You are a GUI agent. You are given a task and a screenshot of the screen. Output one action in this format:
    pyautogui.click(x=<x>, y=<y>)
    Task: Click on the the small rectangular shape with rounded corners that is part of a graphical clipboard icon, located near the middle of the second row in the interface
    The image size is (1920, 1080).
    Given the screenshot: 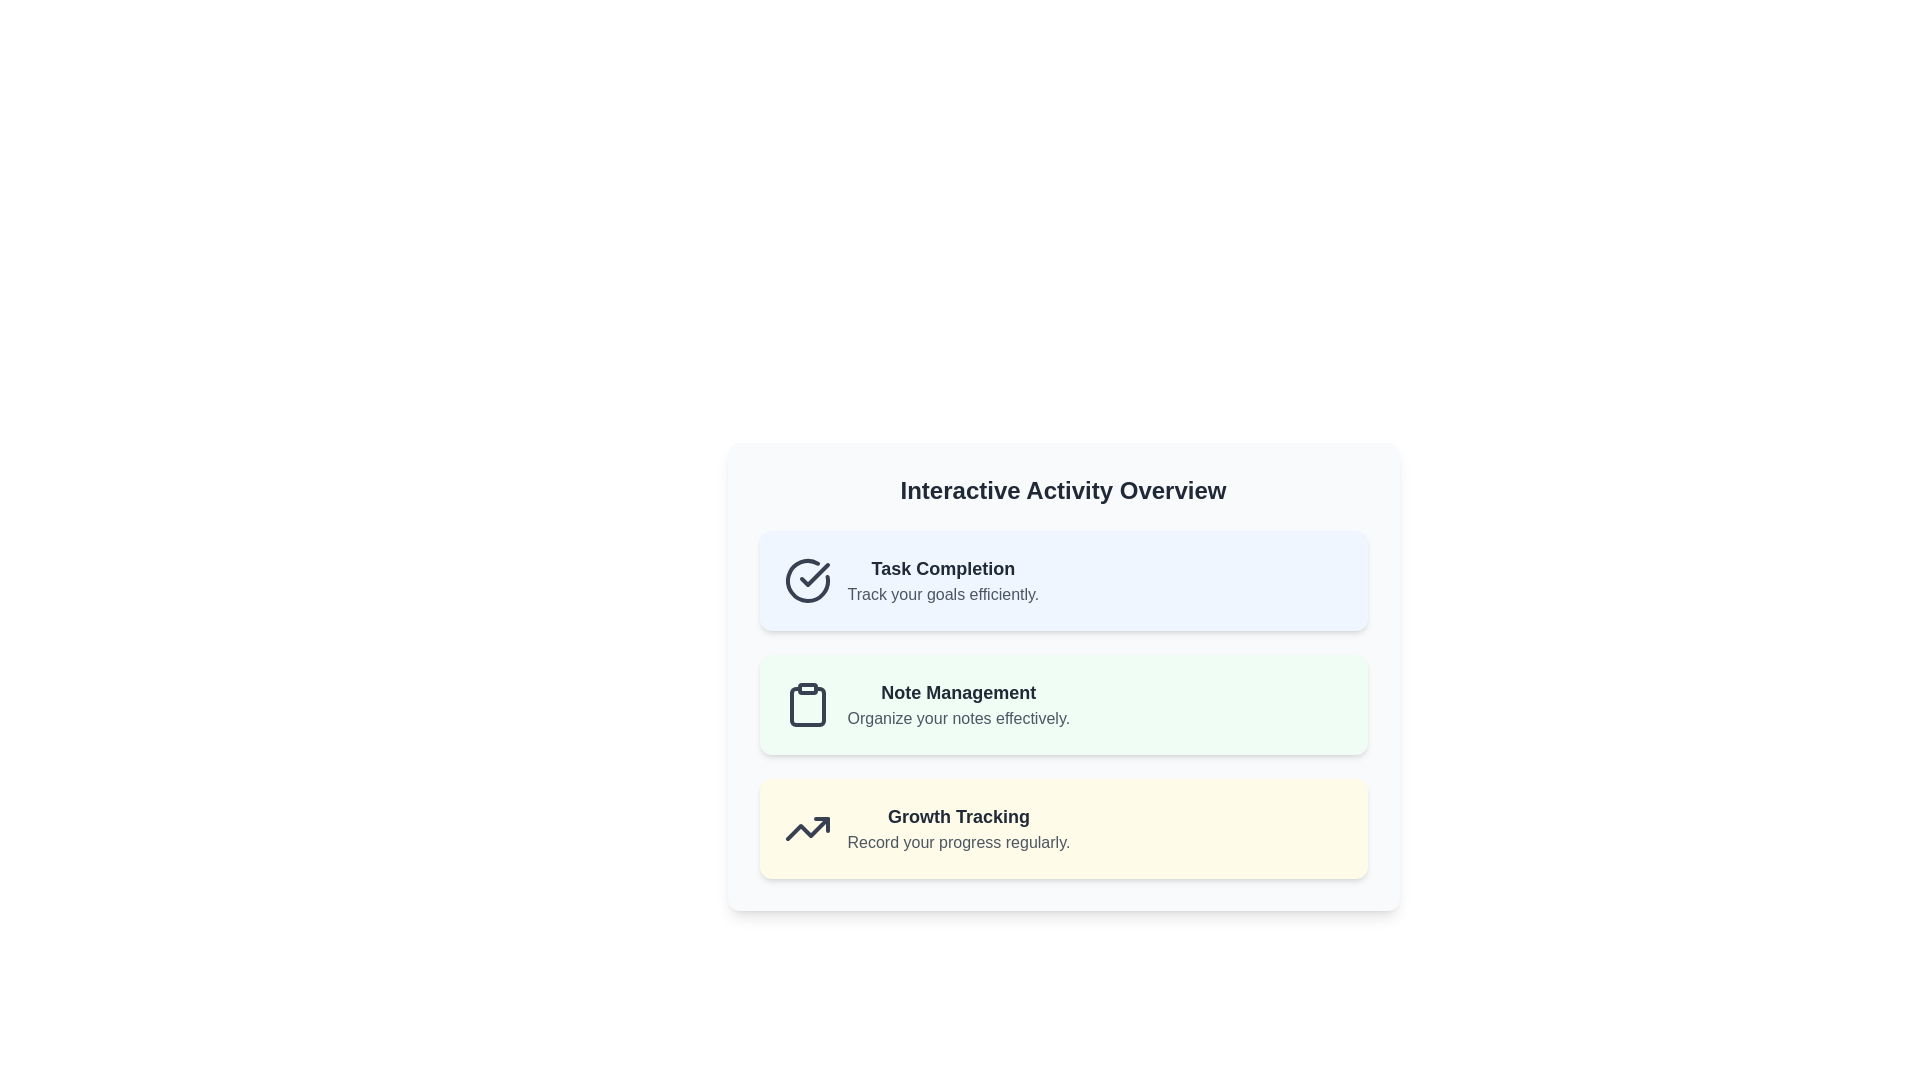 What is the action you would take?
    pyautogui.click(x=807, y=688)
    